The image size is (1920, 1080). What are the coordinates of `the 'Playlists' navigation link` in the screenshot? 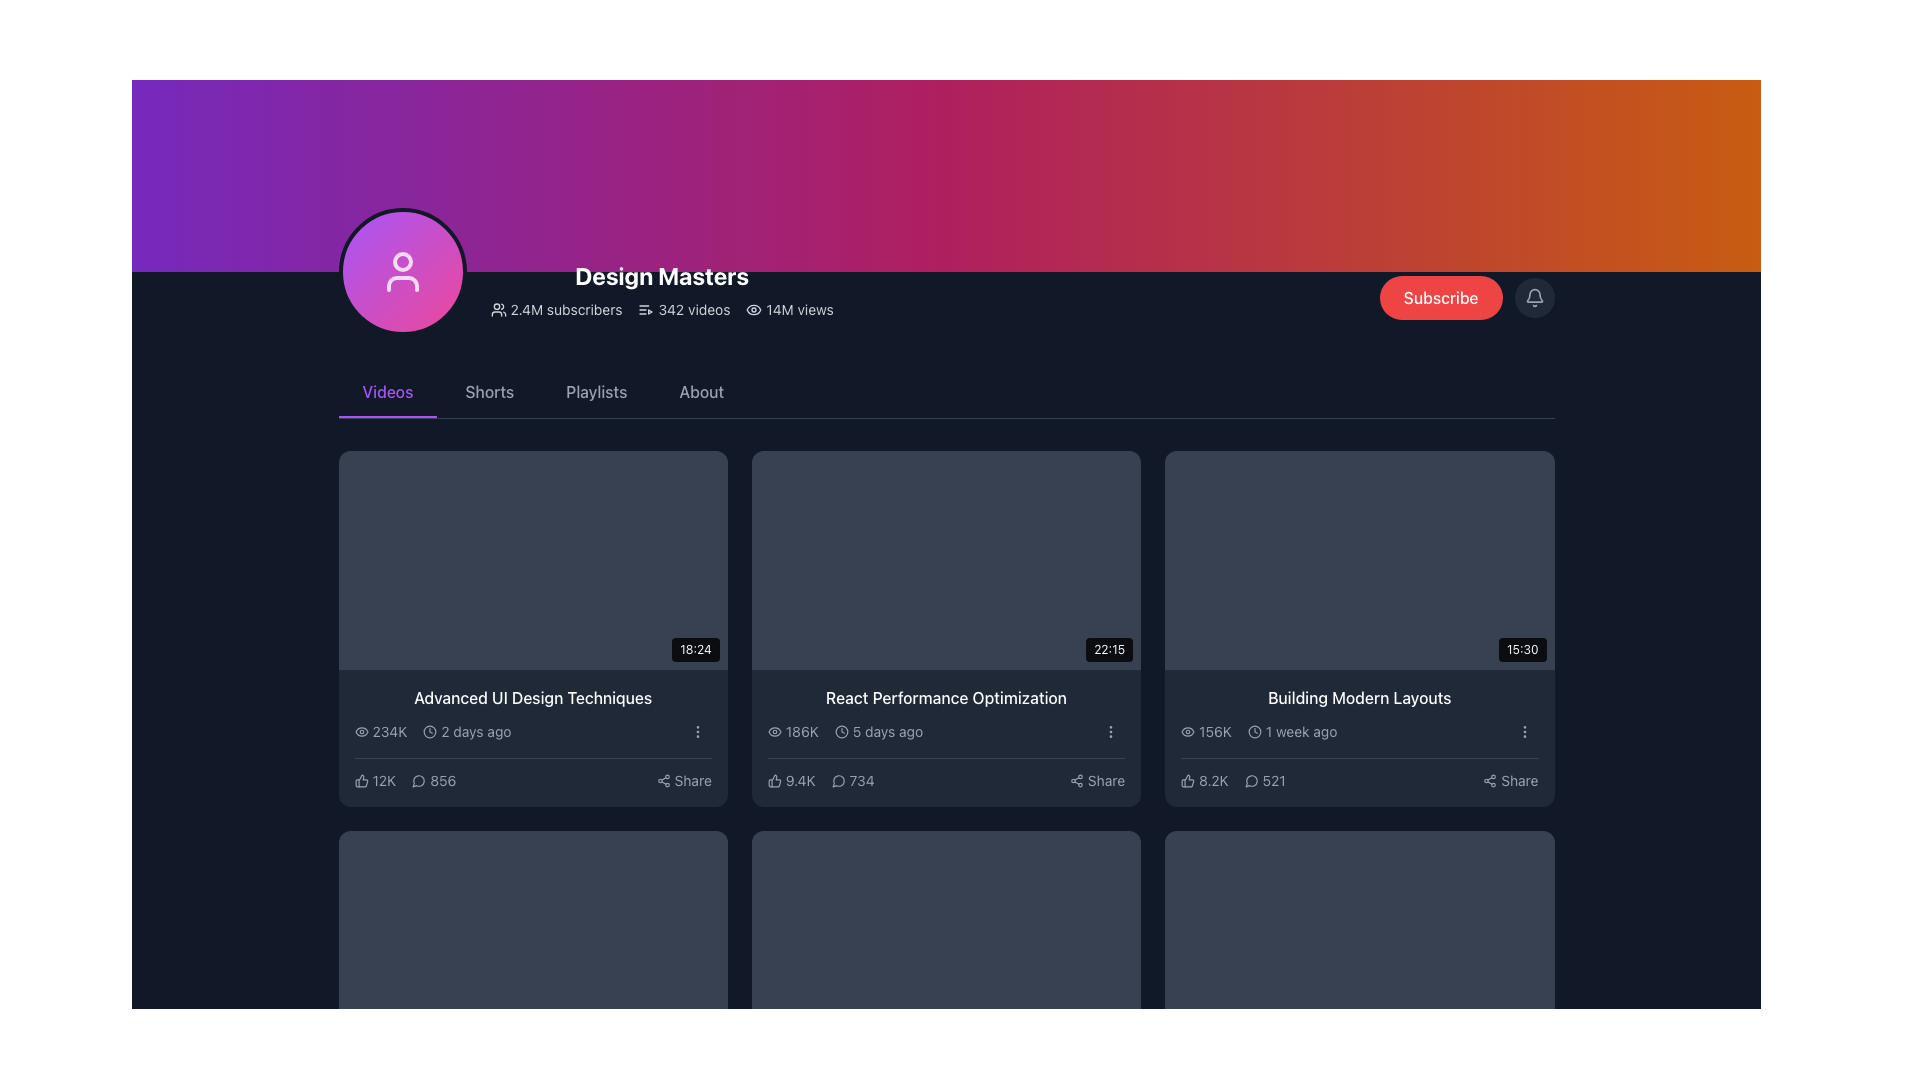 It's located at (595, 393).